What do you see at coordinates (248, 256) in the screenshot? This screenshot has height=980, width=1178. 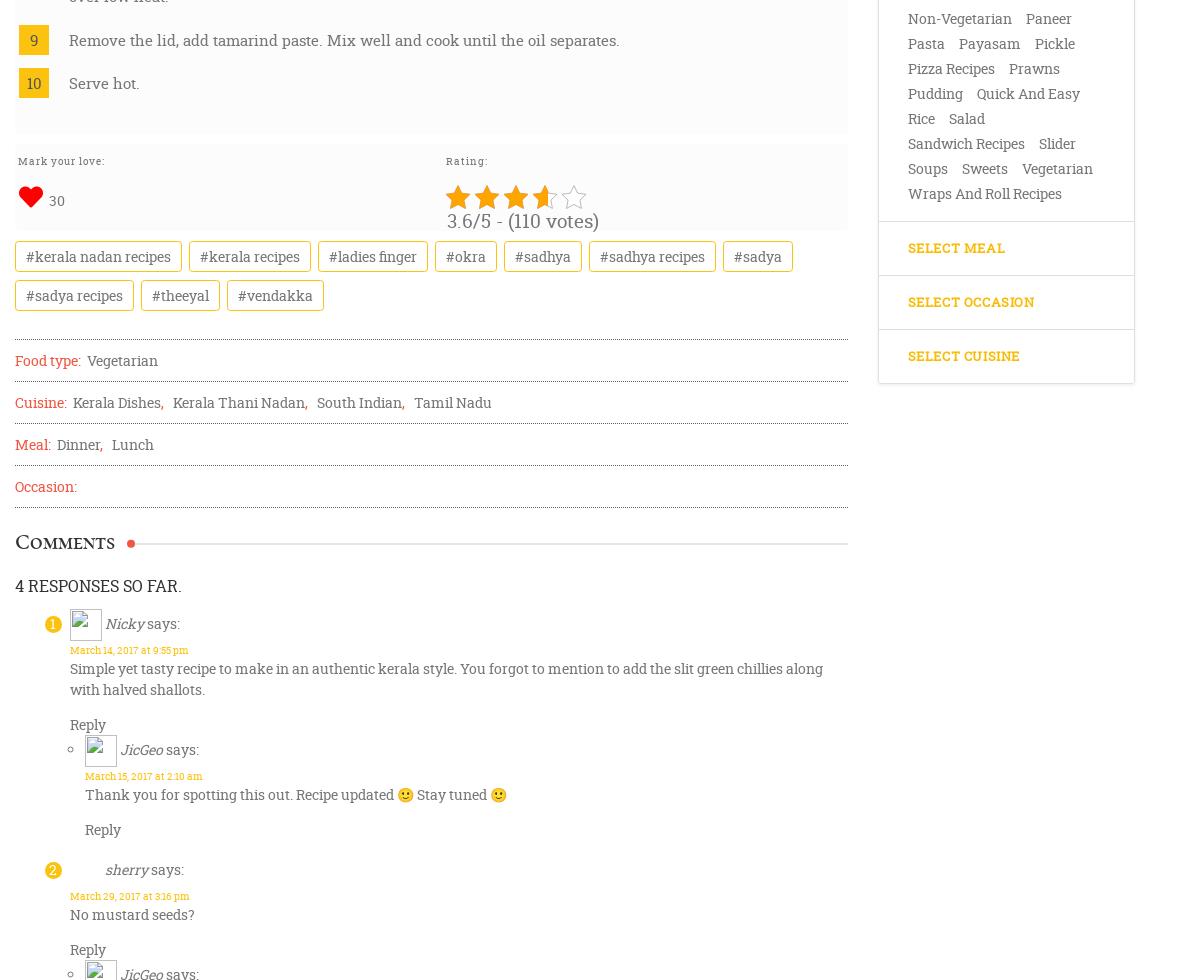 I see `'#kerala recipes'` at bounding box center [248, 256].